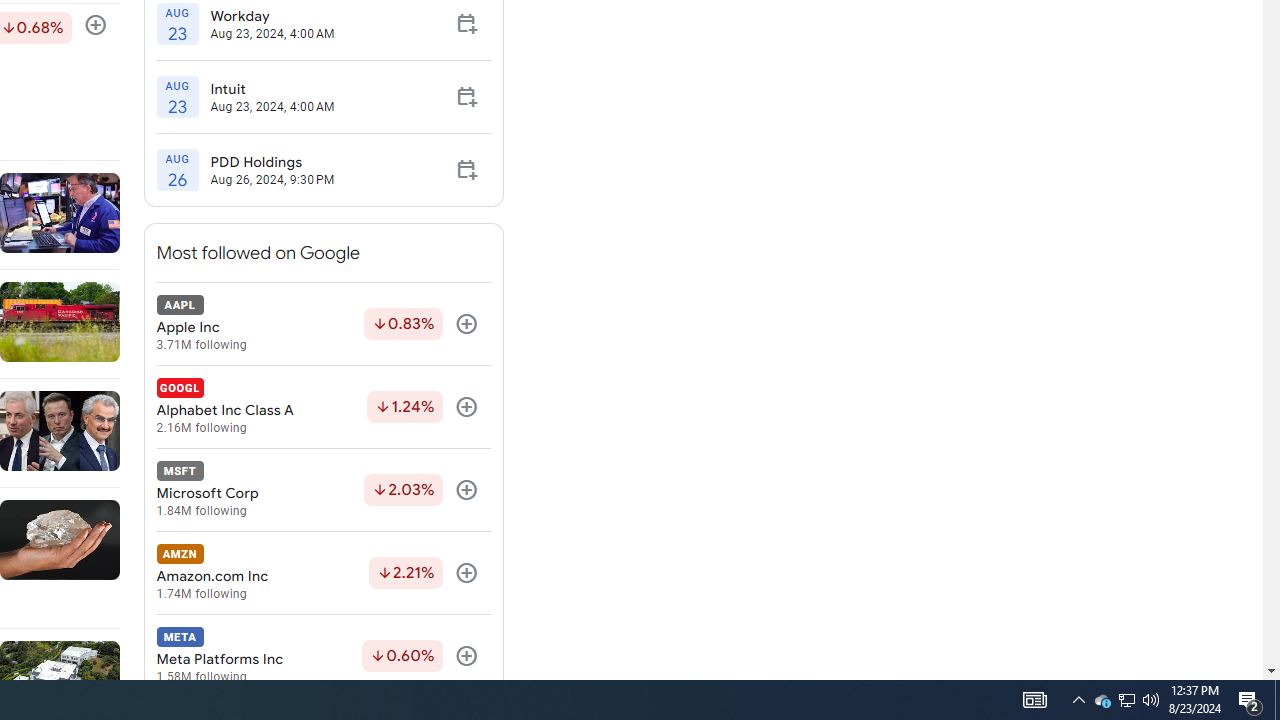 The image size is (1280, 720). What do you see at coordinates (323, 490) in the screenshot?
I see `'MSFT Microsoft Corp 1.84M following Down by 2.03% Follow'` at bounding box center [323, 490].